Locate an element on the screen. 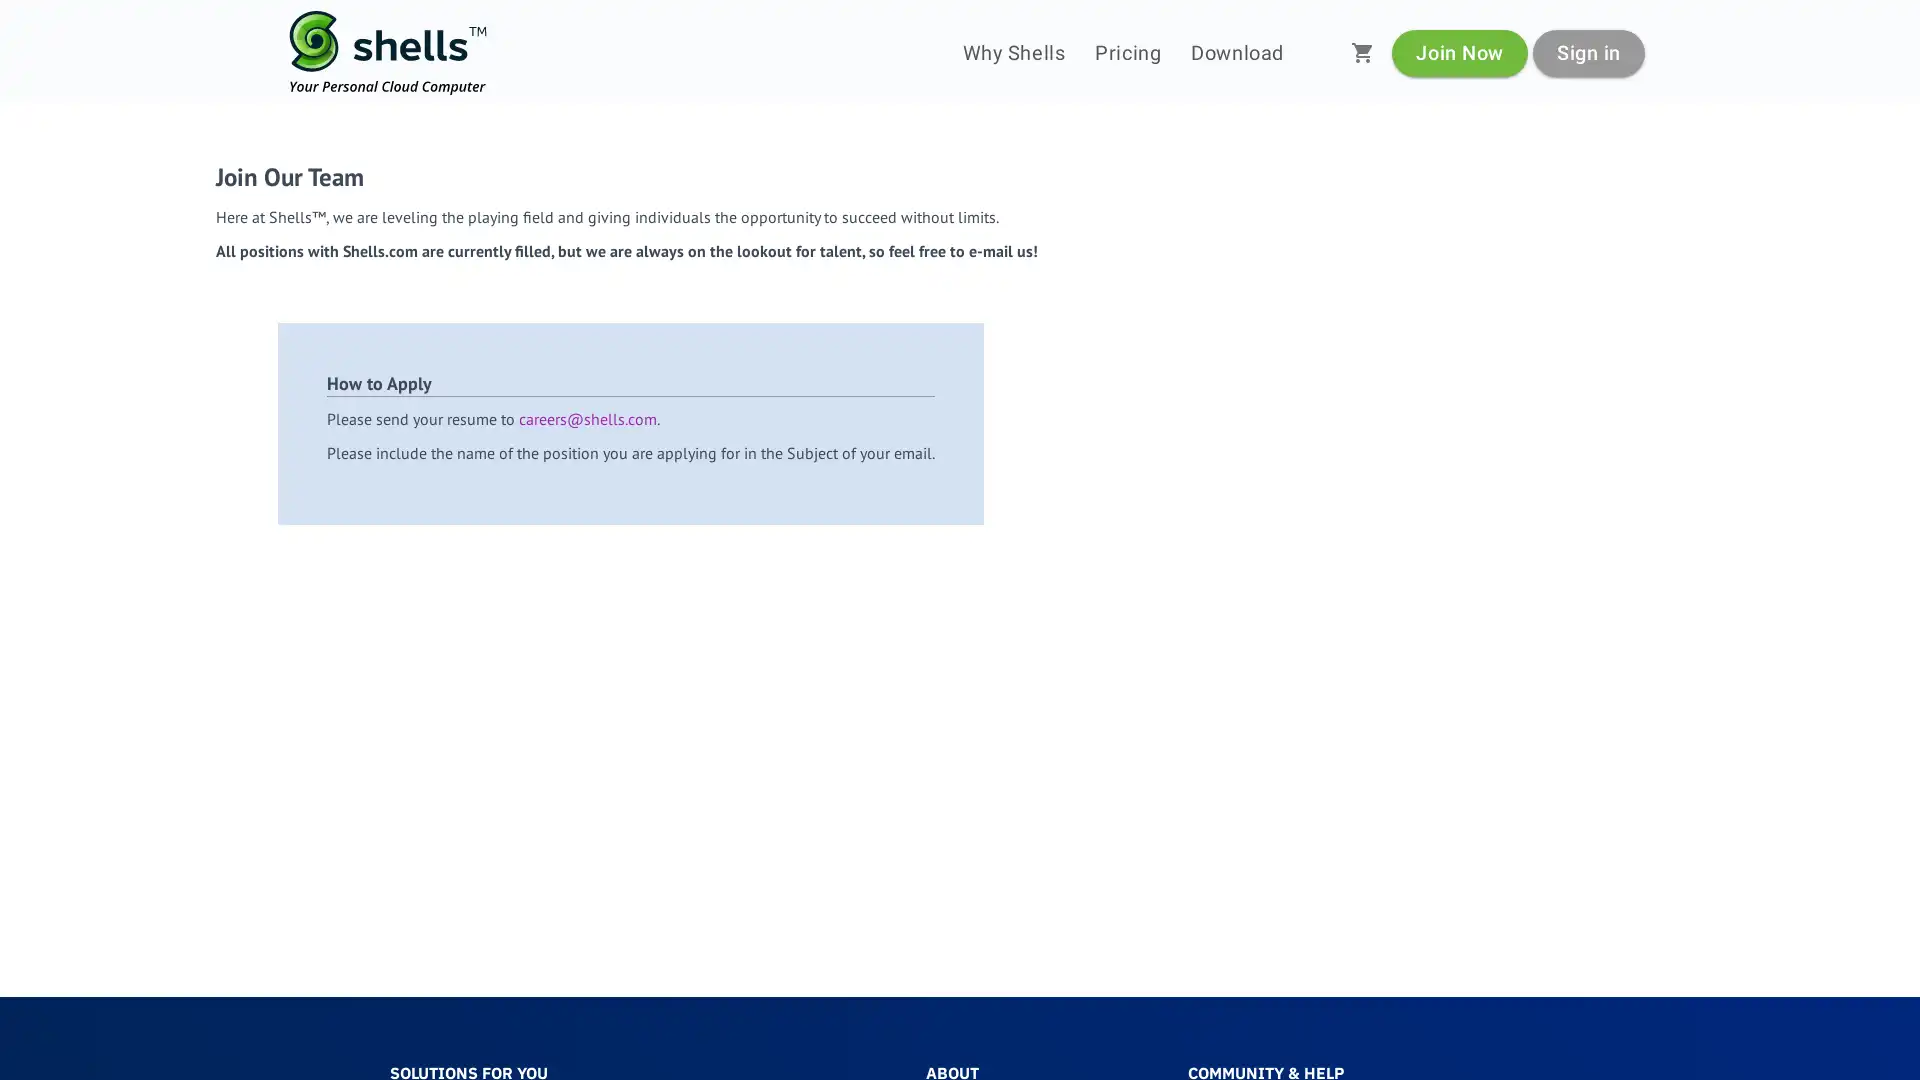  Shells Logo is located at coordinates (388, 52).